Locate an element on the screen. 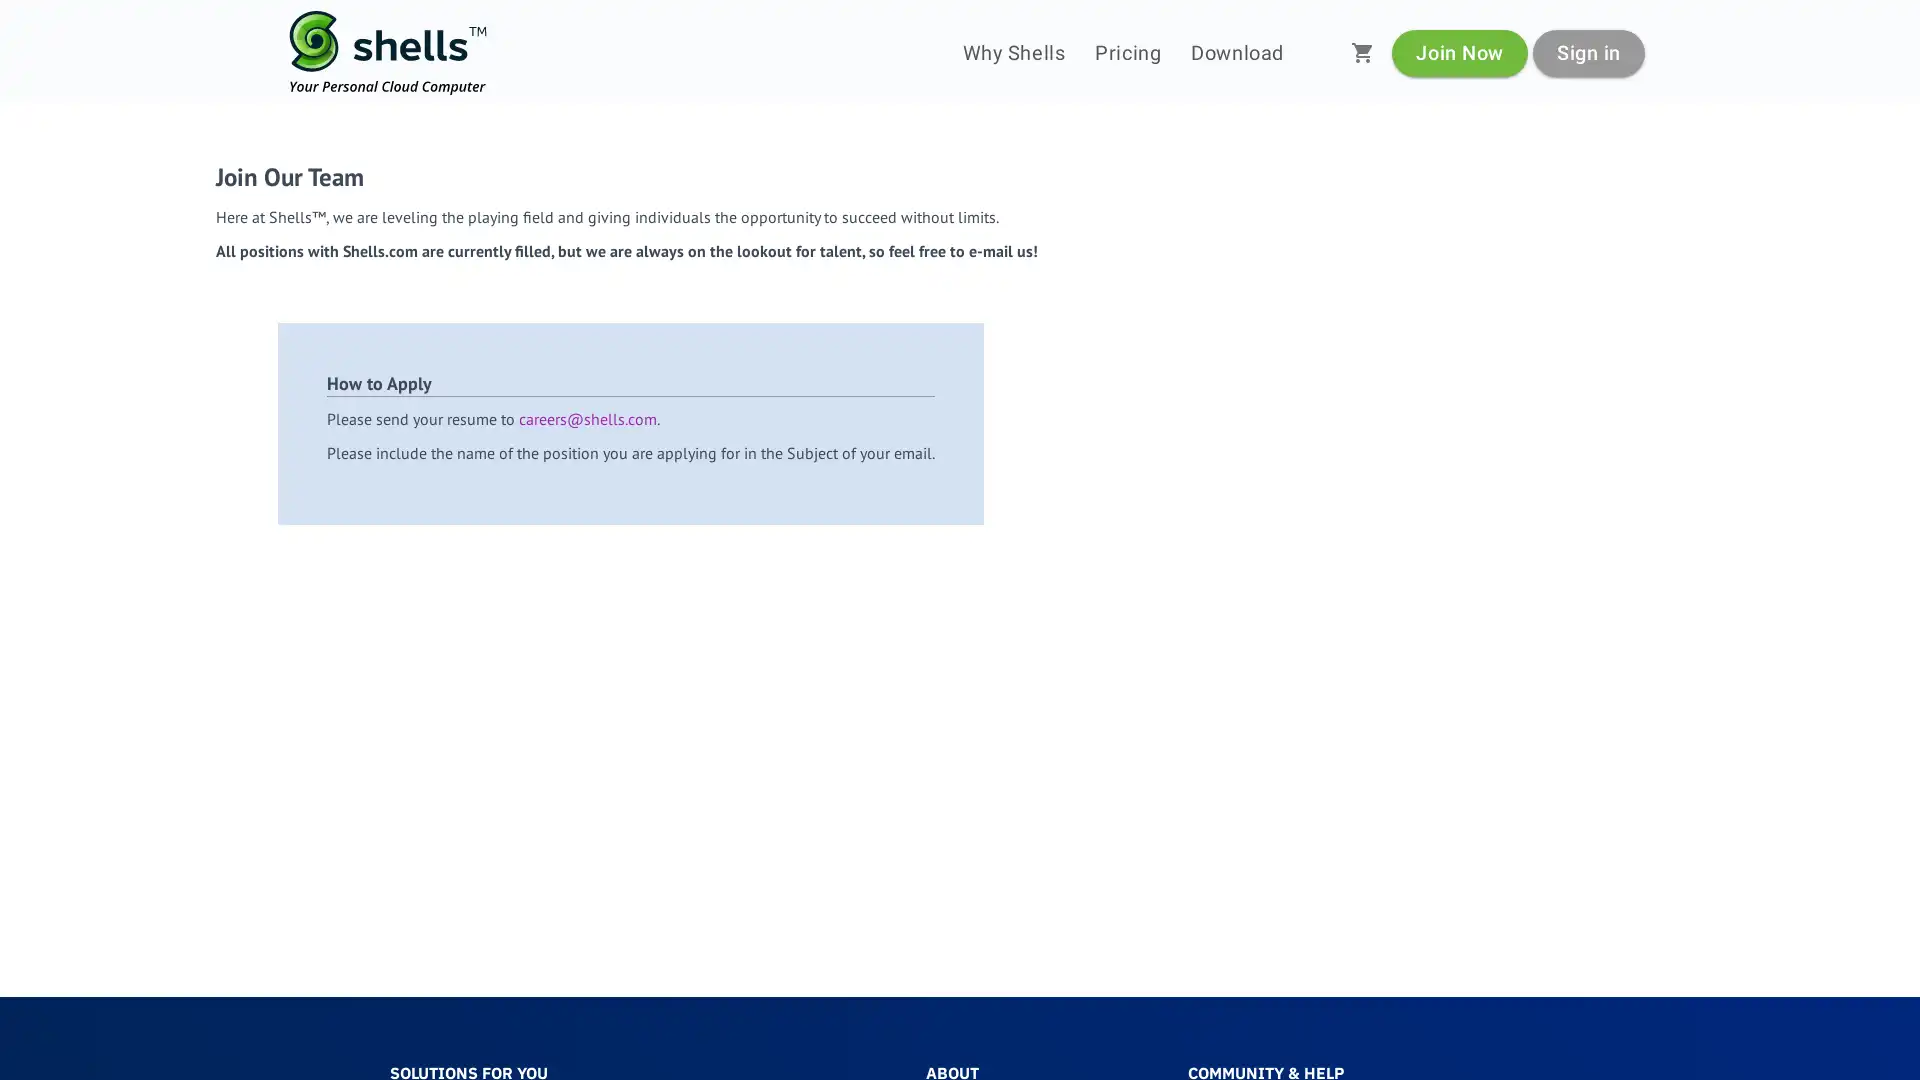  Shells Logo is located at coordinates (388, 52).